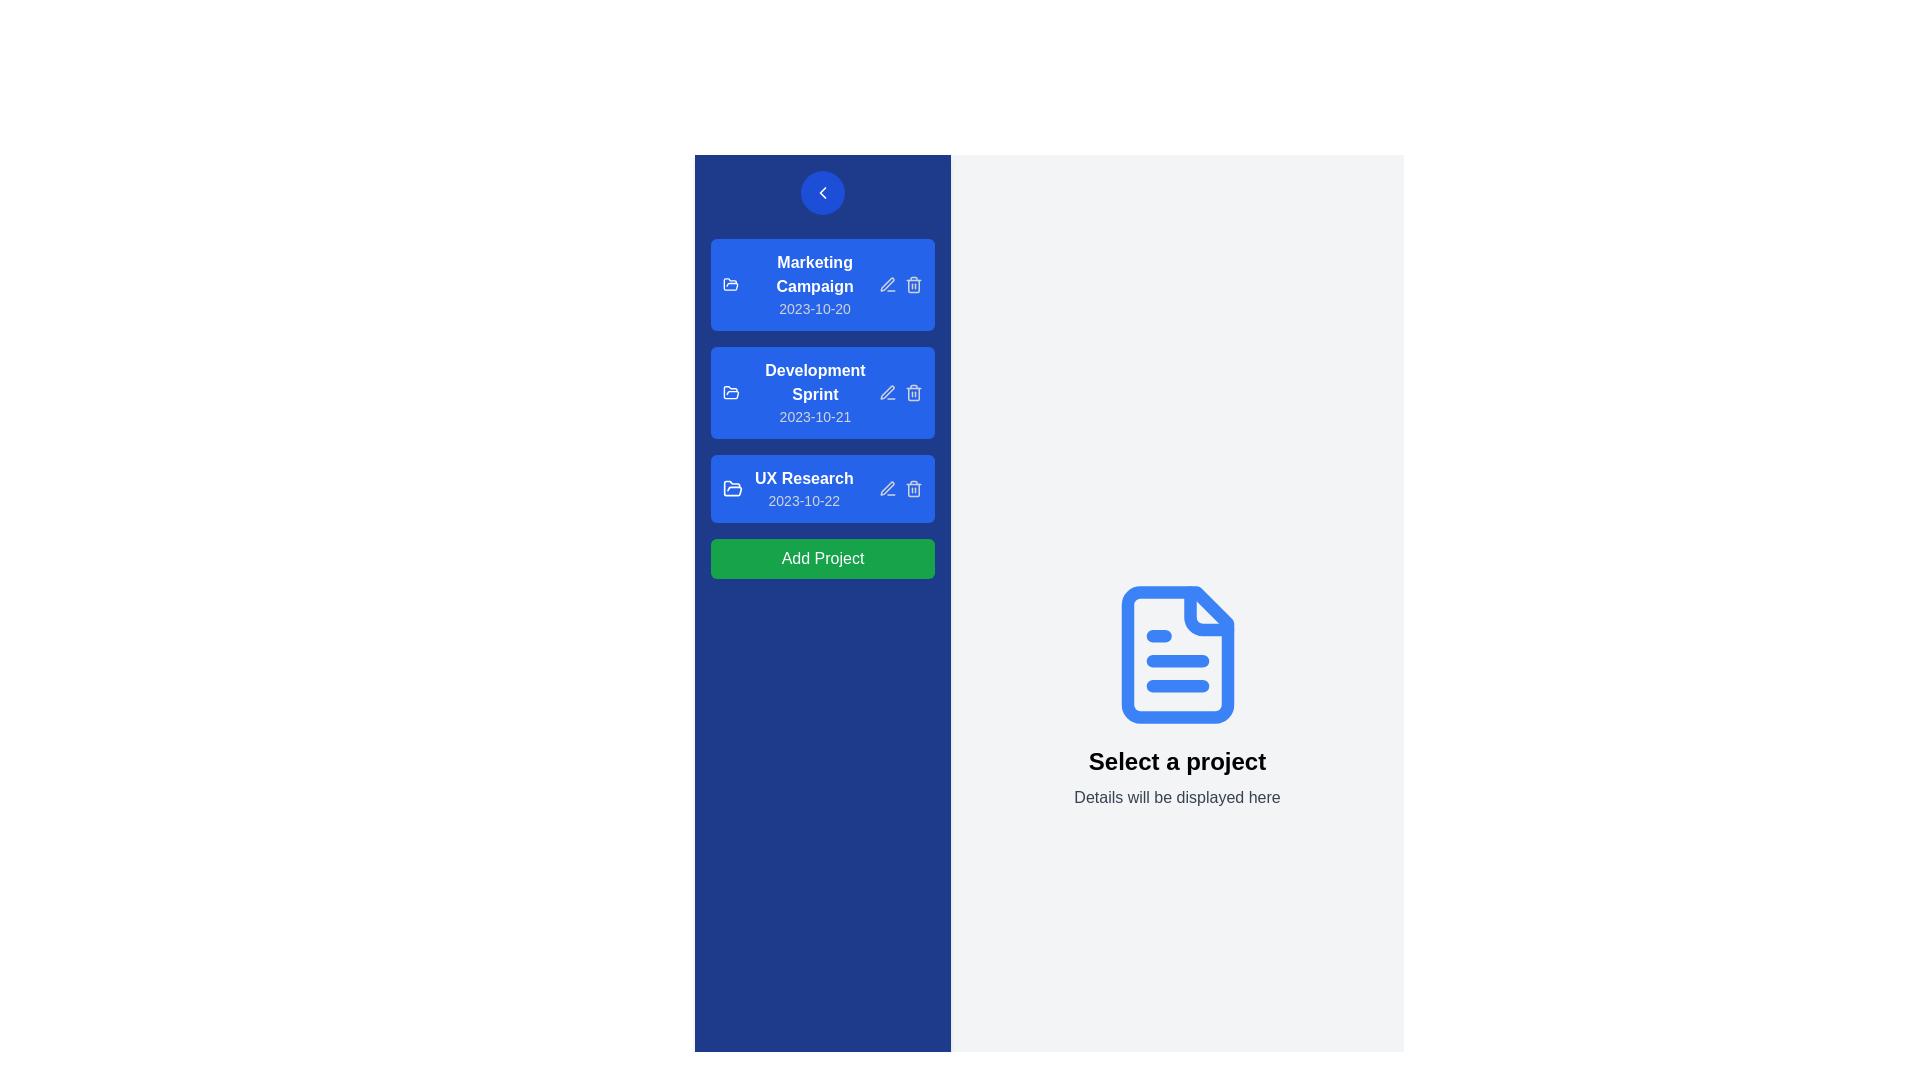  I want to click on the text block that reads 'Details will be displayed here,' which is styled with a gray font color and positioned below the bold text 'Select a project.', so click(1177, 797).